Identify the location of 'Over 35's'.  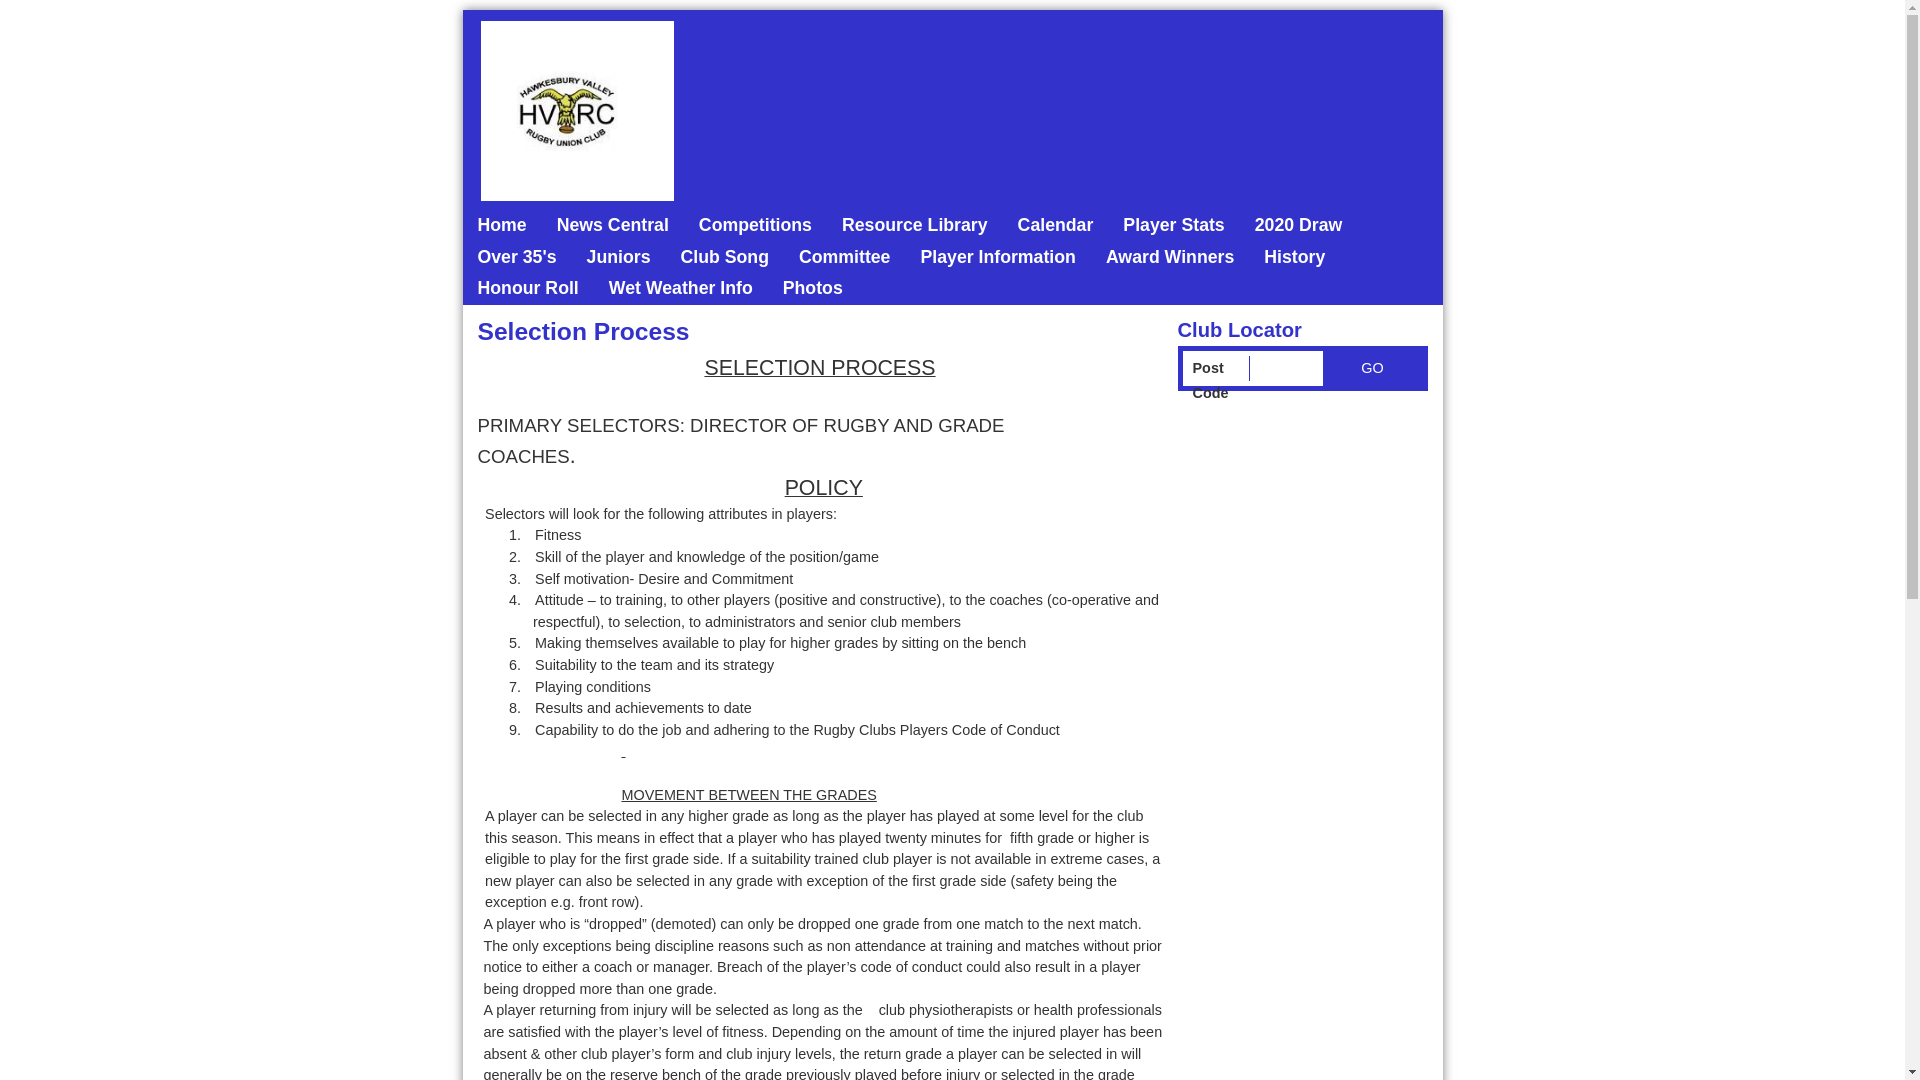
(516, 257).